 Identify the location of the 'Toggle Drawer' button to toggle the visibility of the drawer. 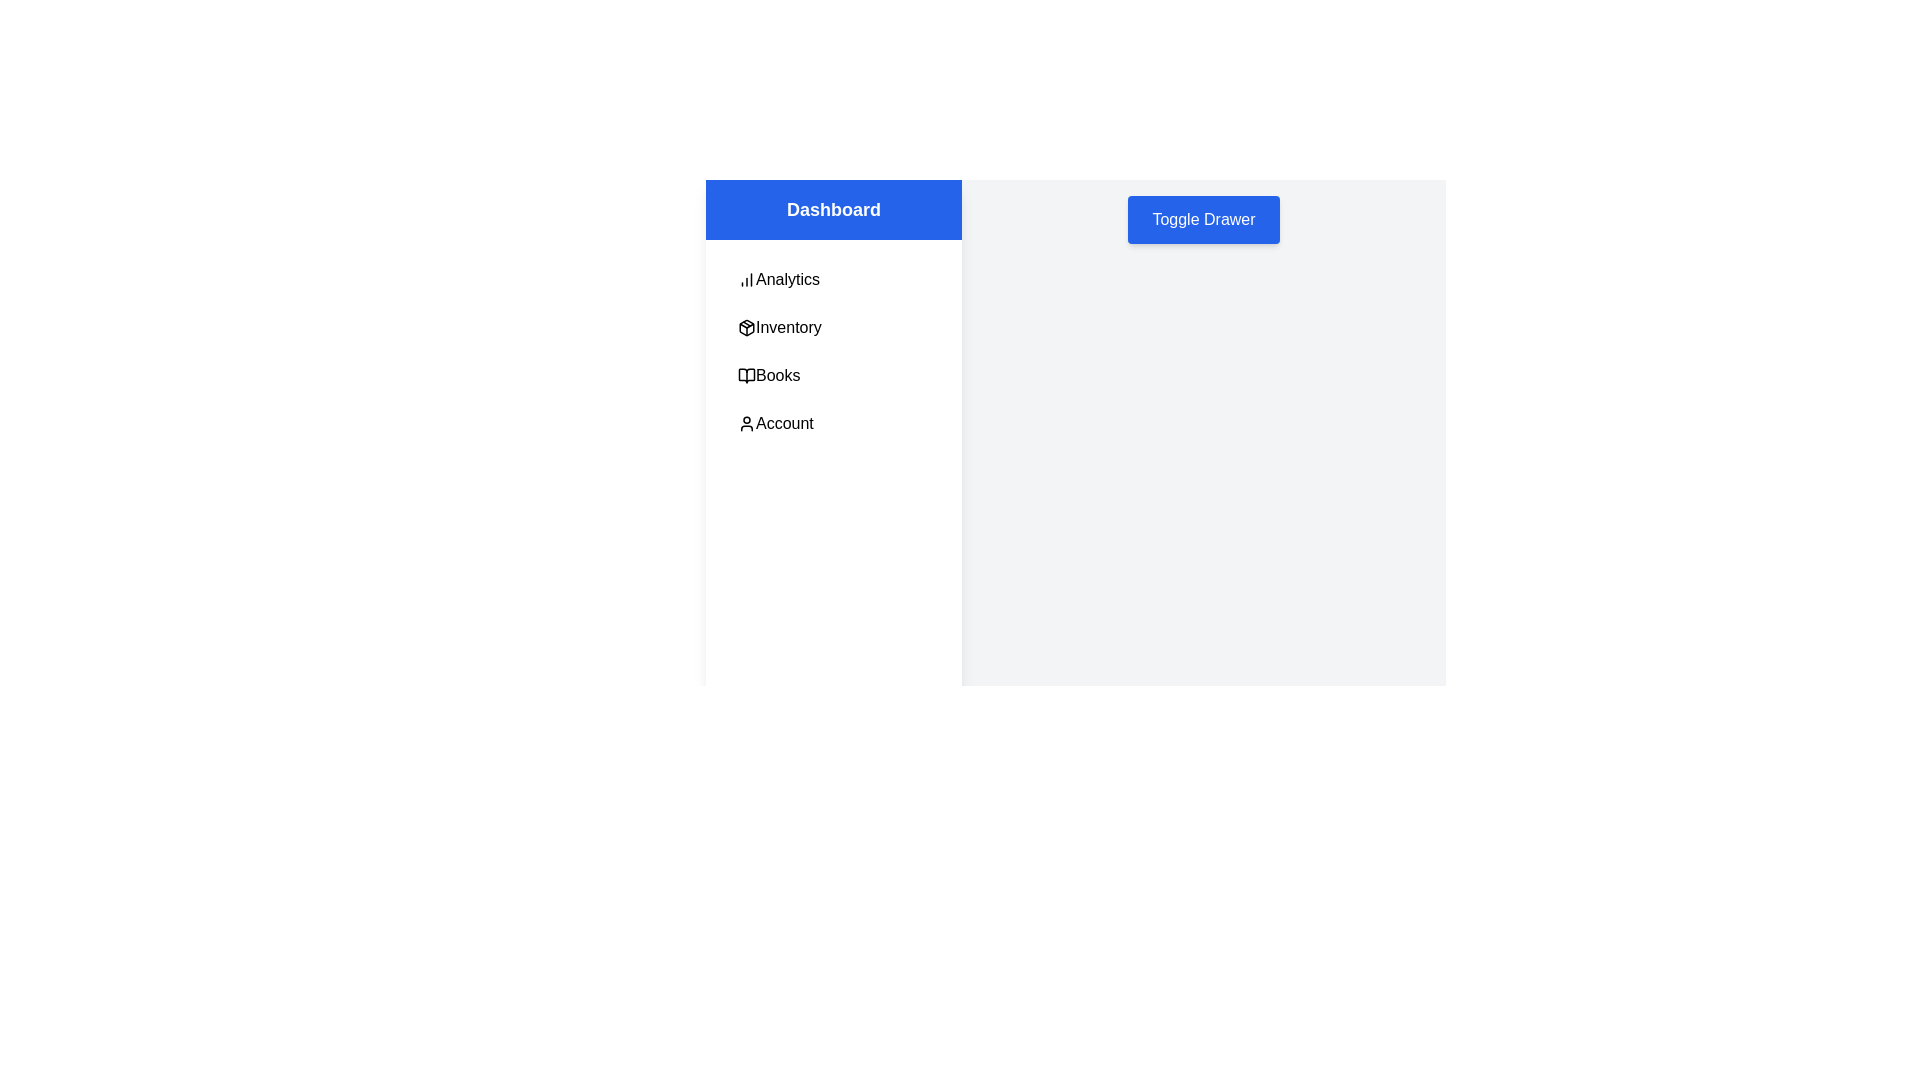
(1203, 219).